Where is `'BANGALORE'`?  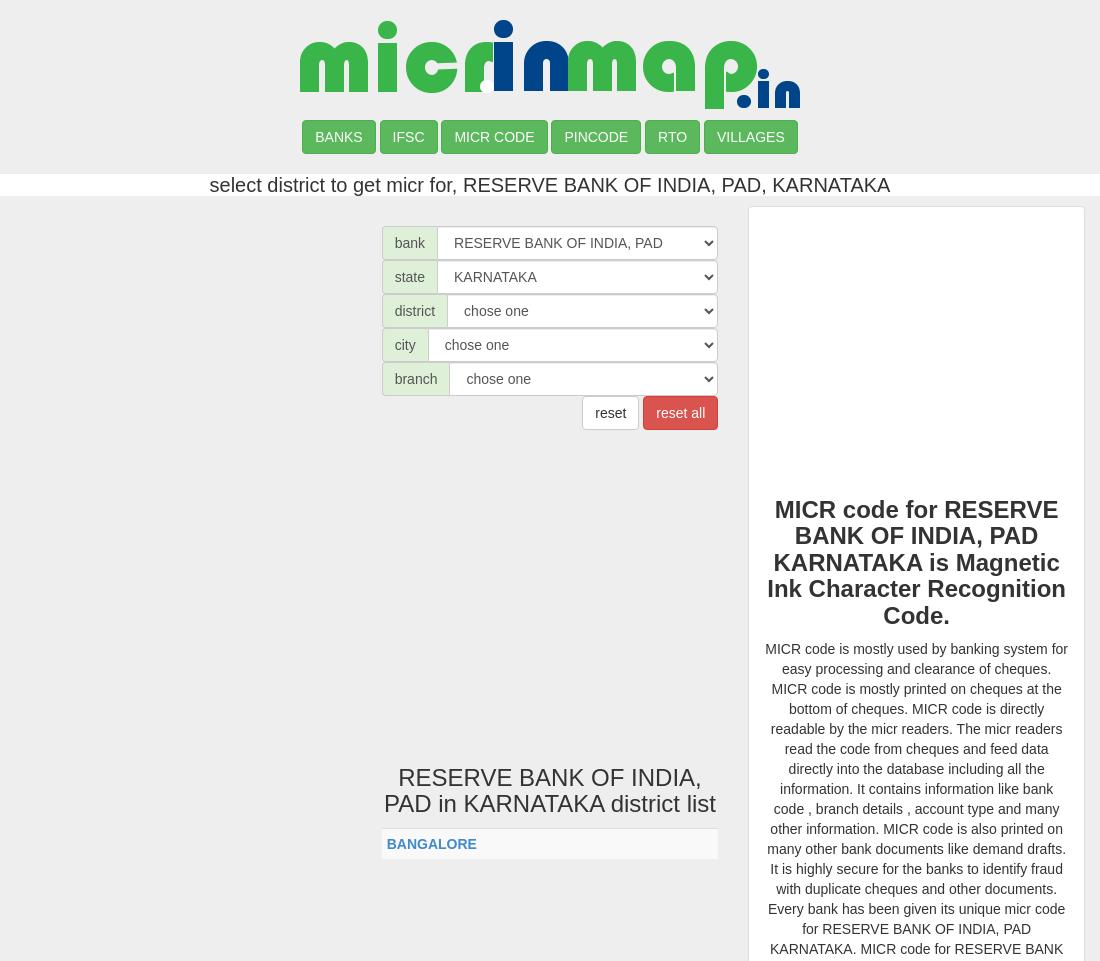
'BANGALORE' is located at coordinates (429, 842).